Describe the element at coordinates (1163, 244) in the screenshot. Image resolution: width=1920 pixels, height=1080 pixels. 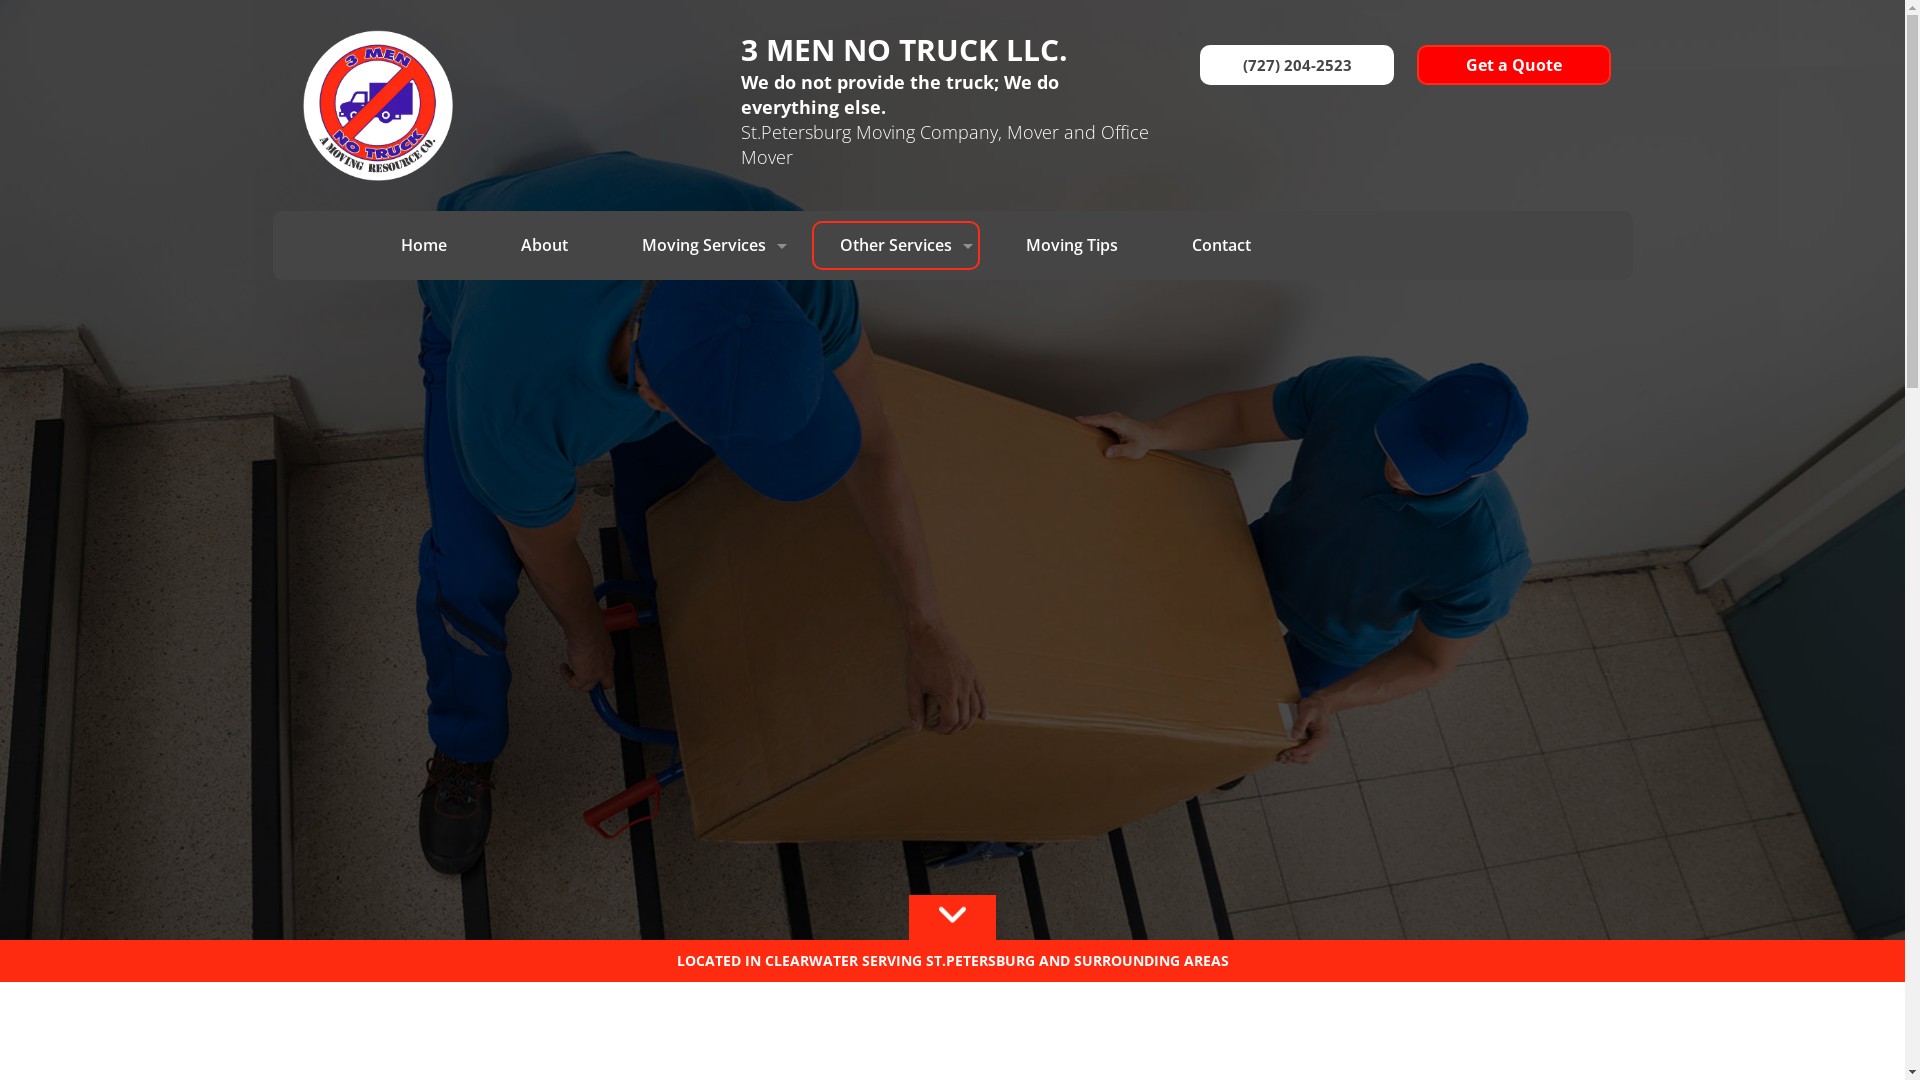
I see `'Contact'` at that location.